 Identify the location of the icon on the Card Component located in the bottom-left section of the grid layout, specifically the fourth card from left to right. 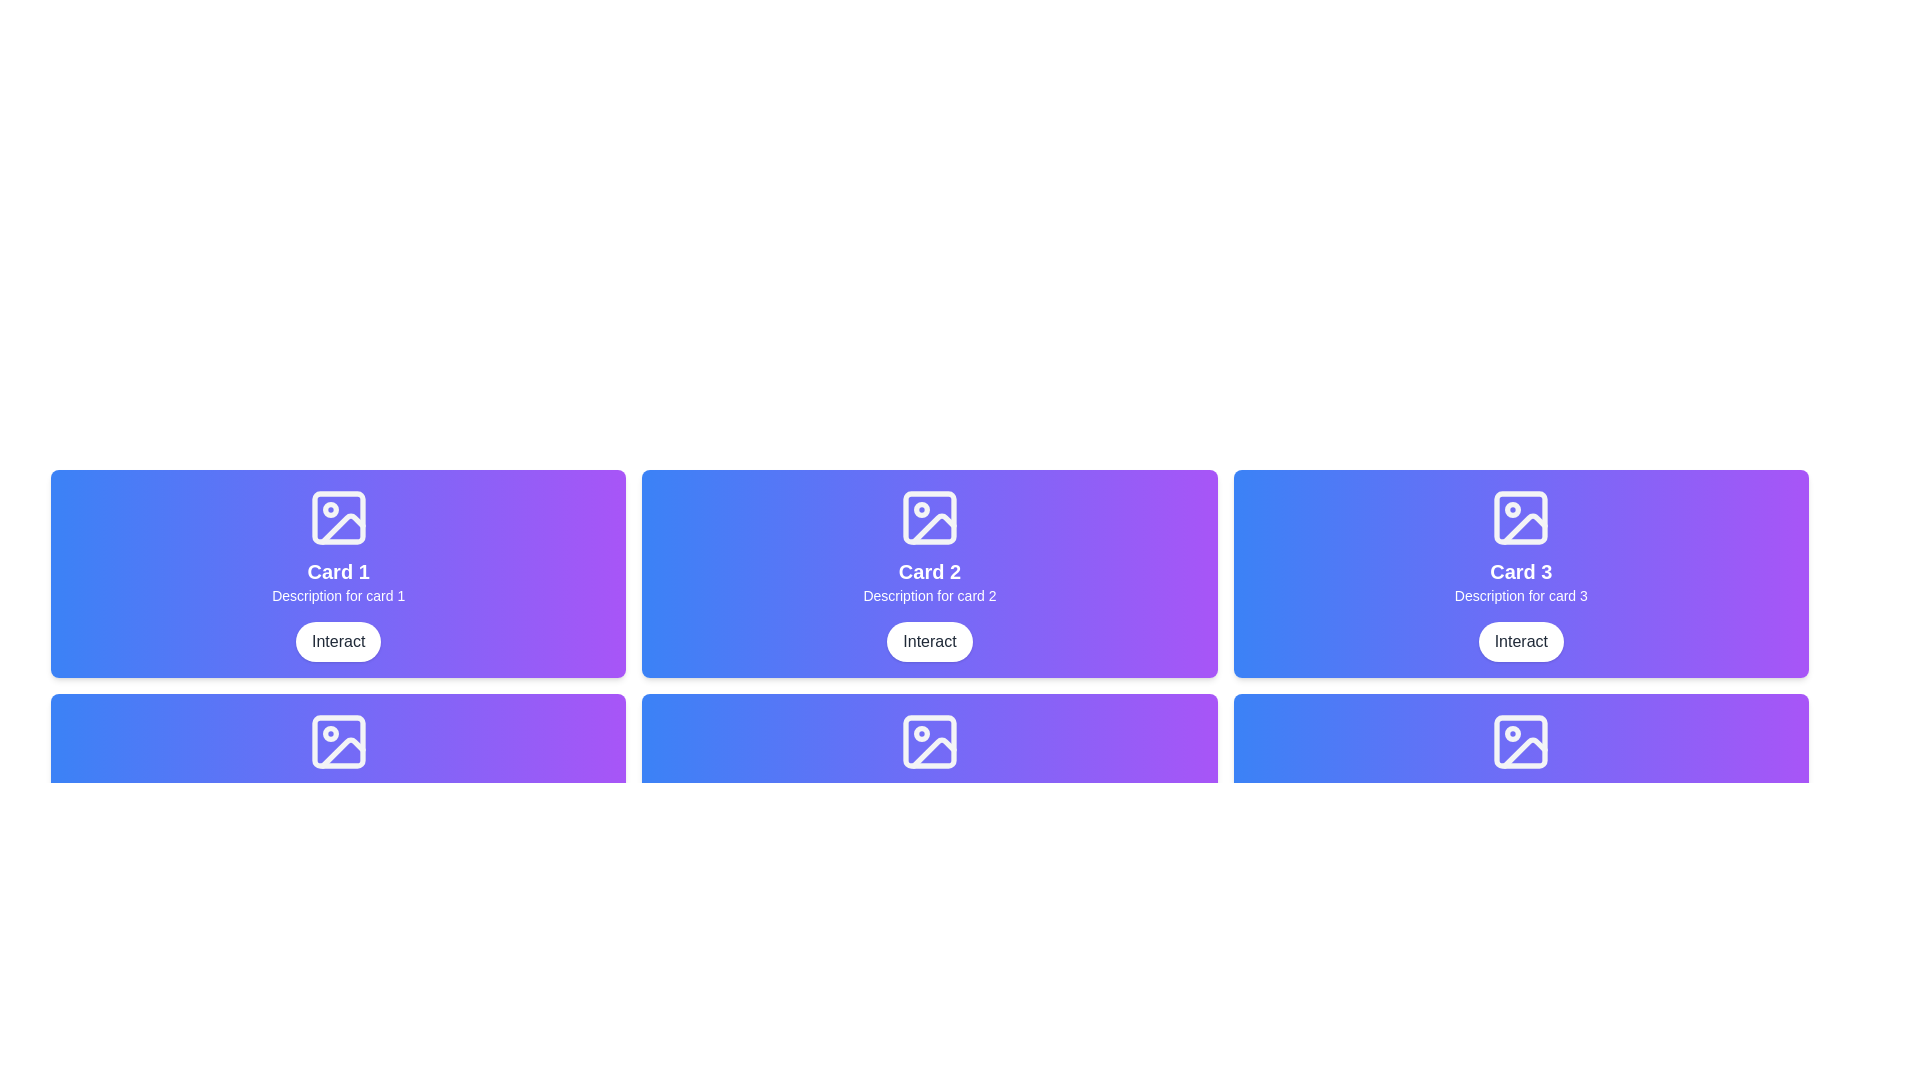
(338, 797).